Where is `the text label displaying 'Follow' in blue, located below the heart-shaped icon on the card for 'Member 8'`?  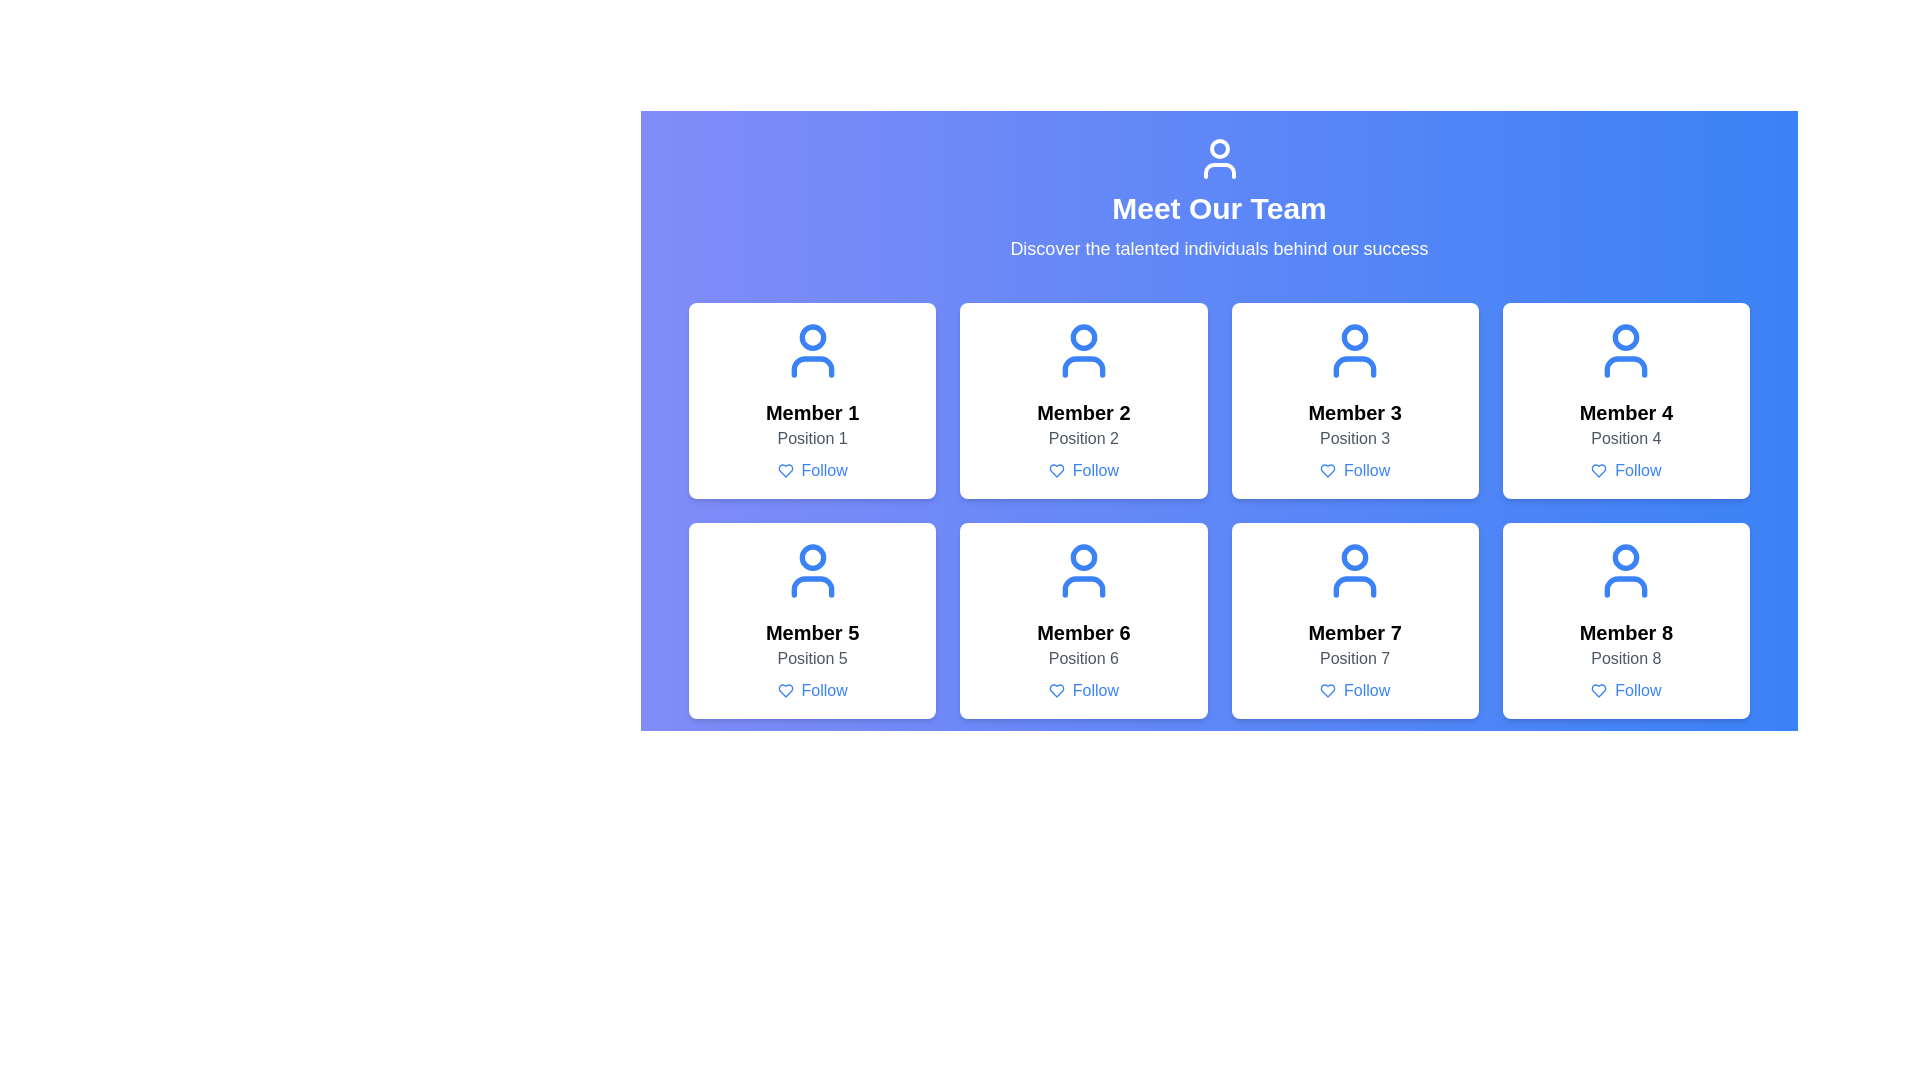
the text label displaying 'Follow' in blue, located below the heart-shaped icon on the card for 'Member 8' is located at coordinates (1638, 689).